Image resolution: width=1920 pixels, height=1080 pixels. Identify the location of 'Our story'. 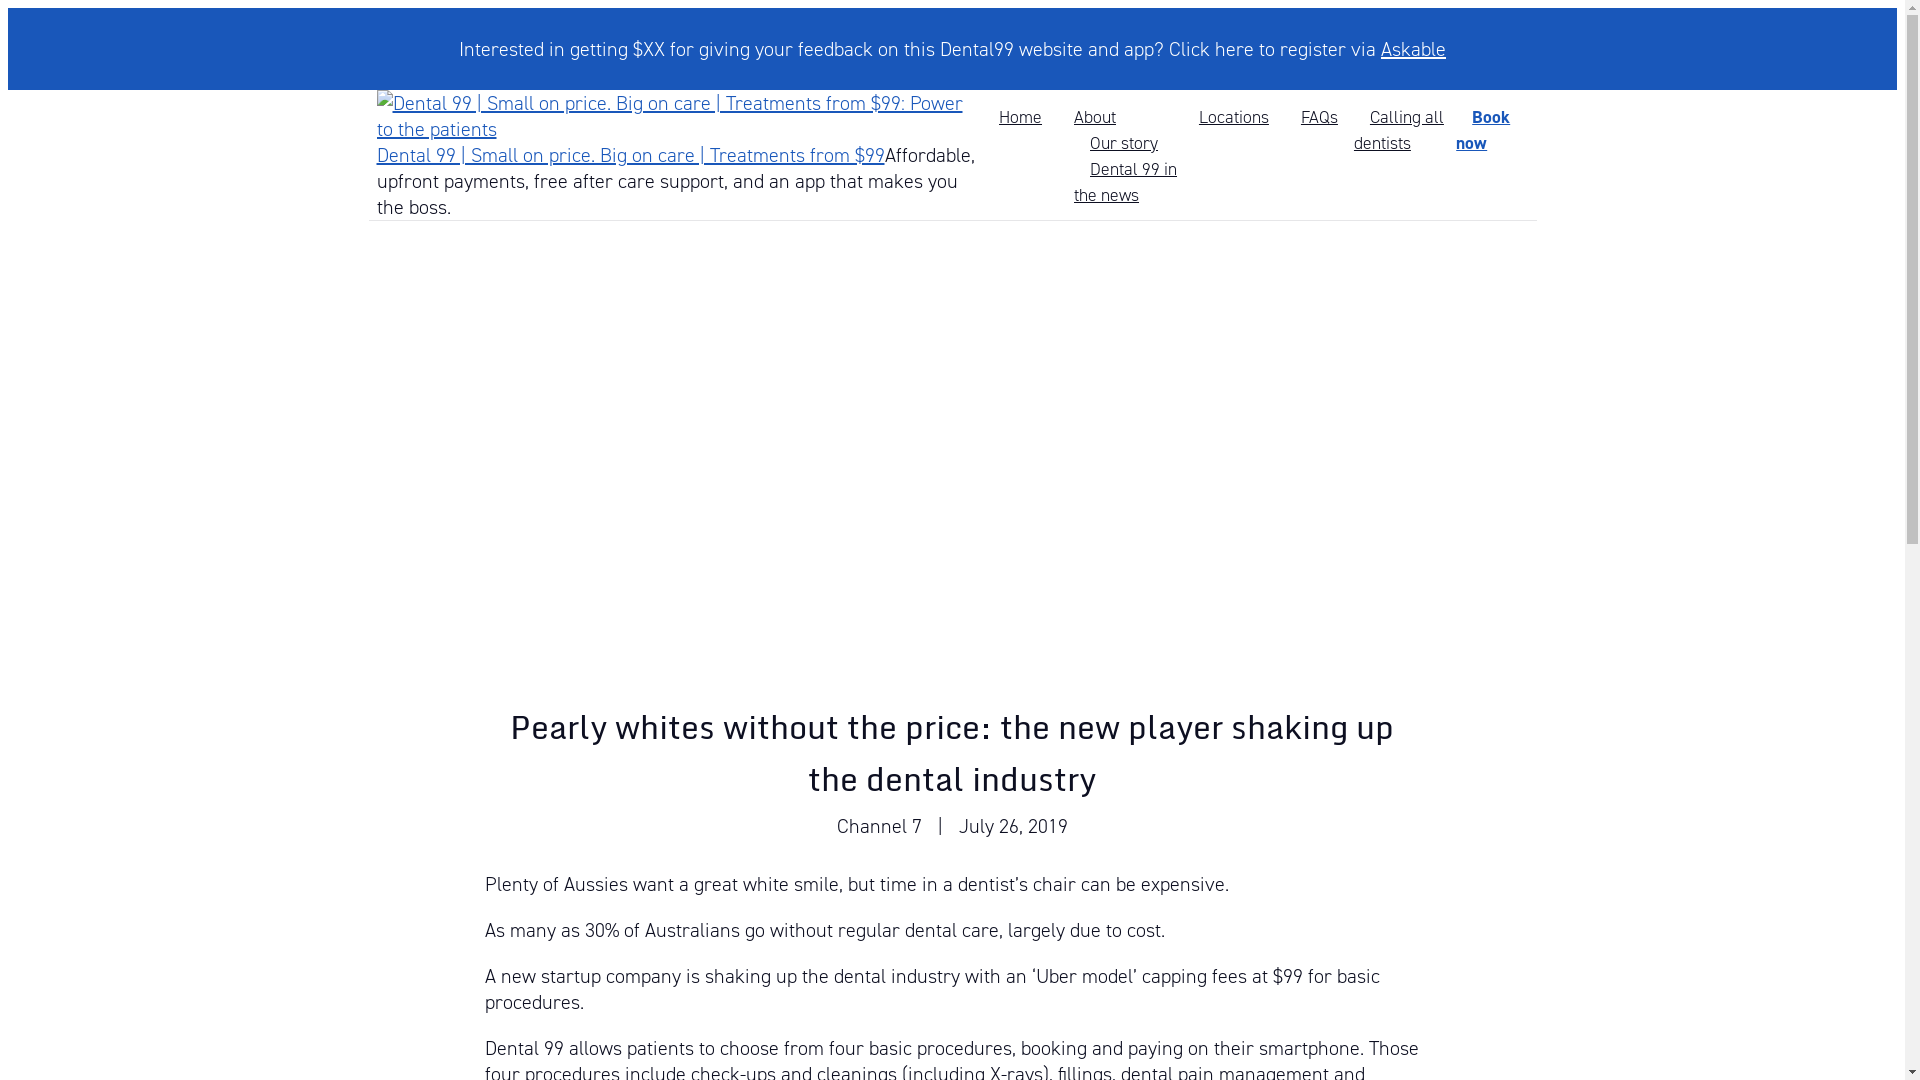
(1123, 141).